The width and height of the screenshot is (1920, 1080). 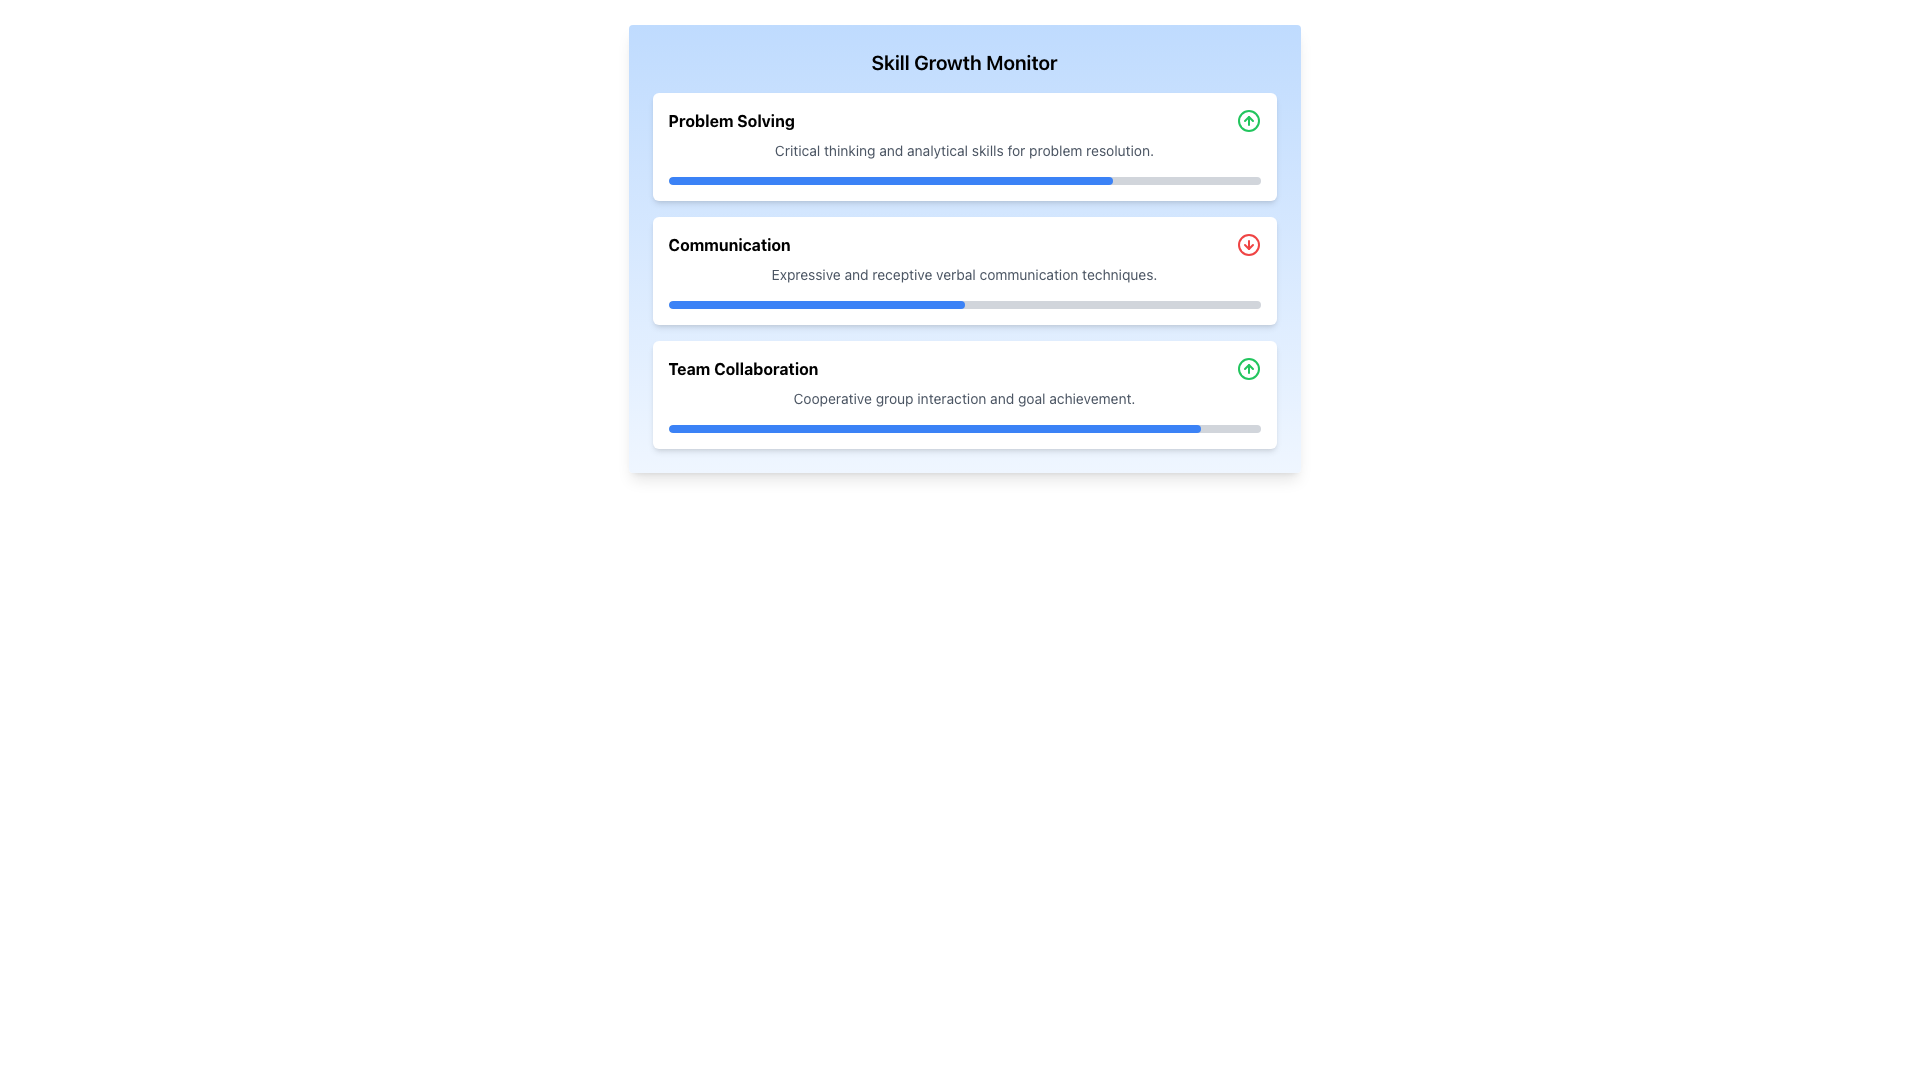 What do you see at coordinates (1247, 244) in the screenshot?
I see `the red circular icon with a downward-pointing arrow located next to the 'Communication' label to interact with it` at bounding box center [1247, 244].